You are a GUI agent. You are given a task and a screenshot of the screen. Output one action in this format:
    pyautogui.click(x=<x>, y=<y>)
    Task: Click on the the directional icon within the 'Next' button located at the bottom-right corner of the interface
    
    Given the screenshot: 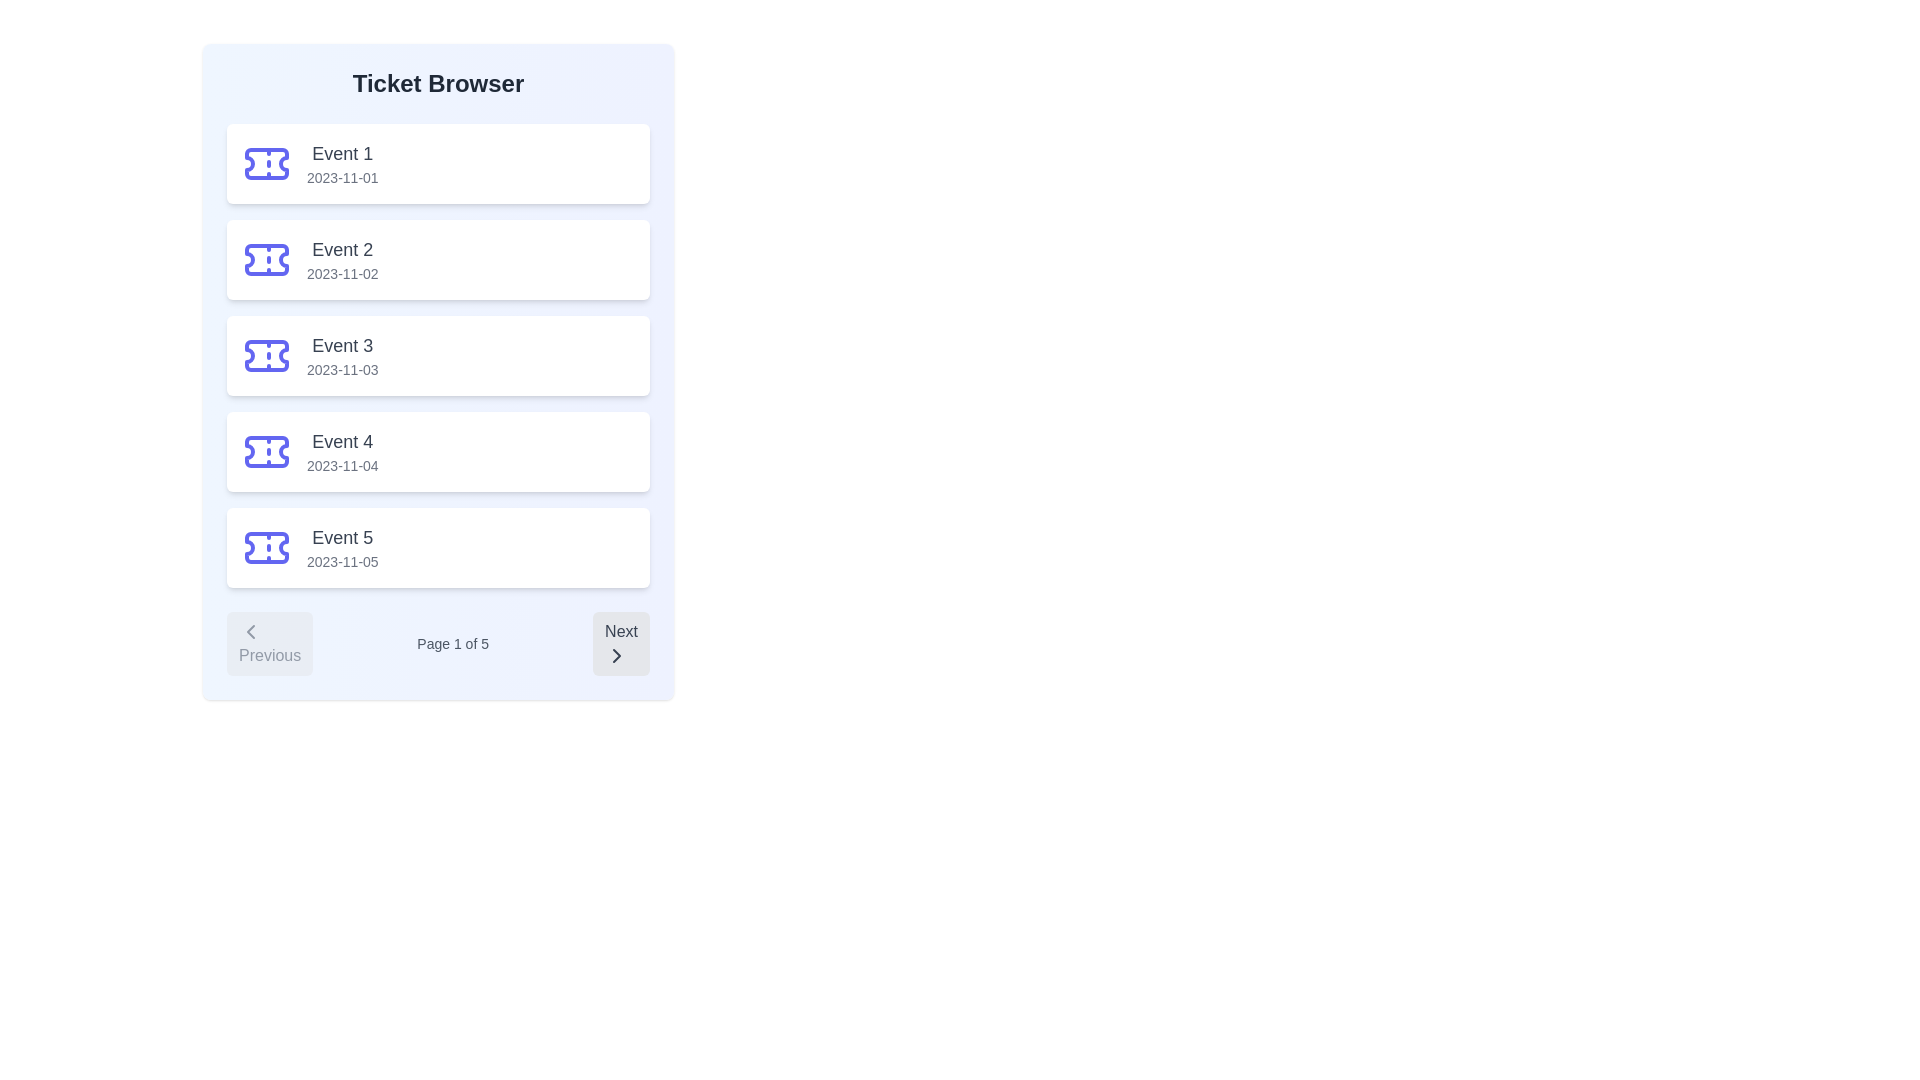 What is the action you would take?
    pyautogui.click(x=616, y=655)
    